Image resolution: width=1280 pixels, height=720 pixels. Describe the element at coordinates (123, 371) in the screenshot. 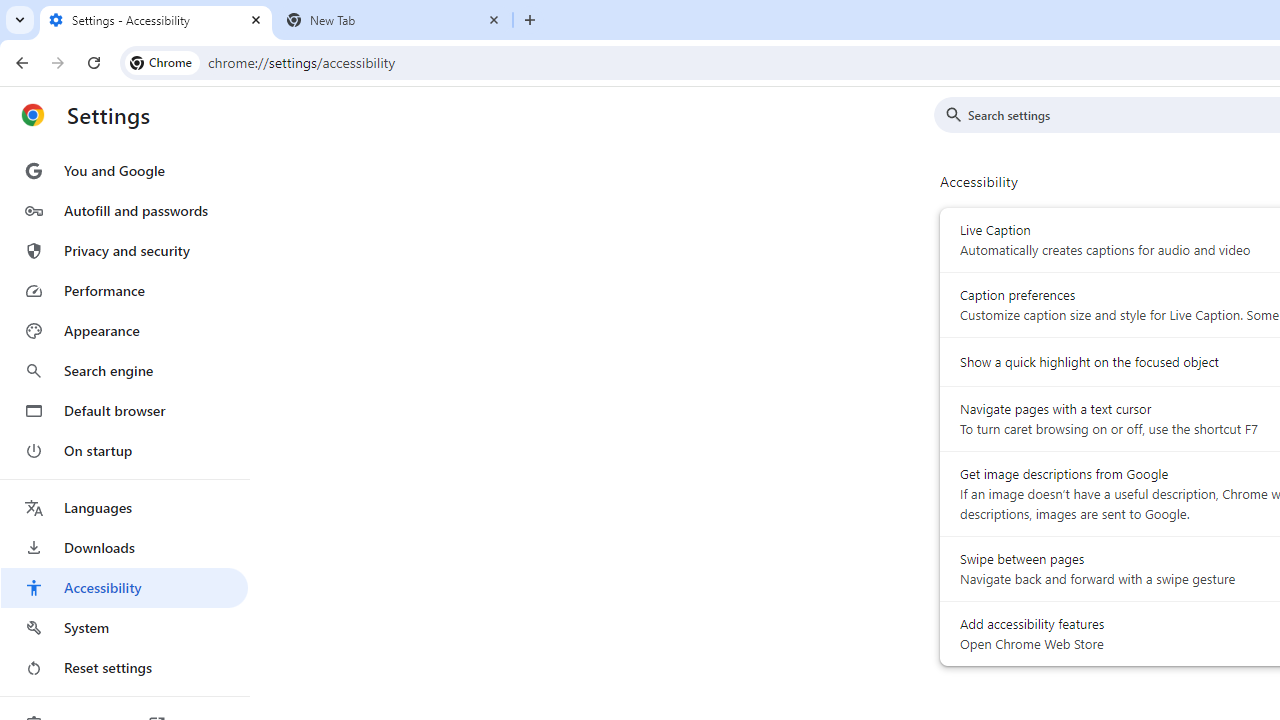

I see `'Search engine'` at that location.